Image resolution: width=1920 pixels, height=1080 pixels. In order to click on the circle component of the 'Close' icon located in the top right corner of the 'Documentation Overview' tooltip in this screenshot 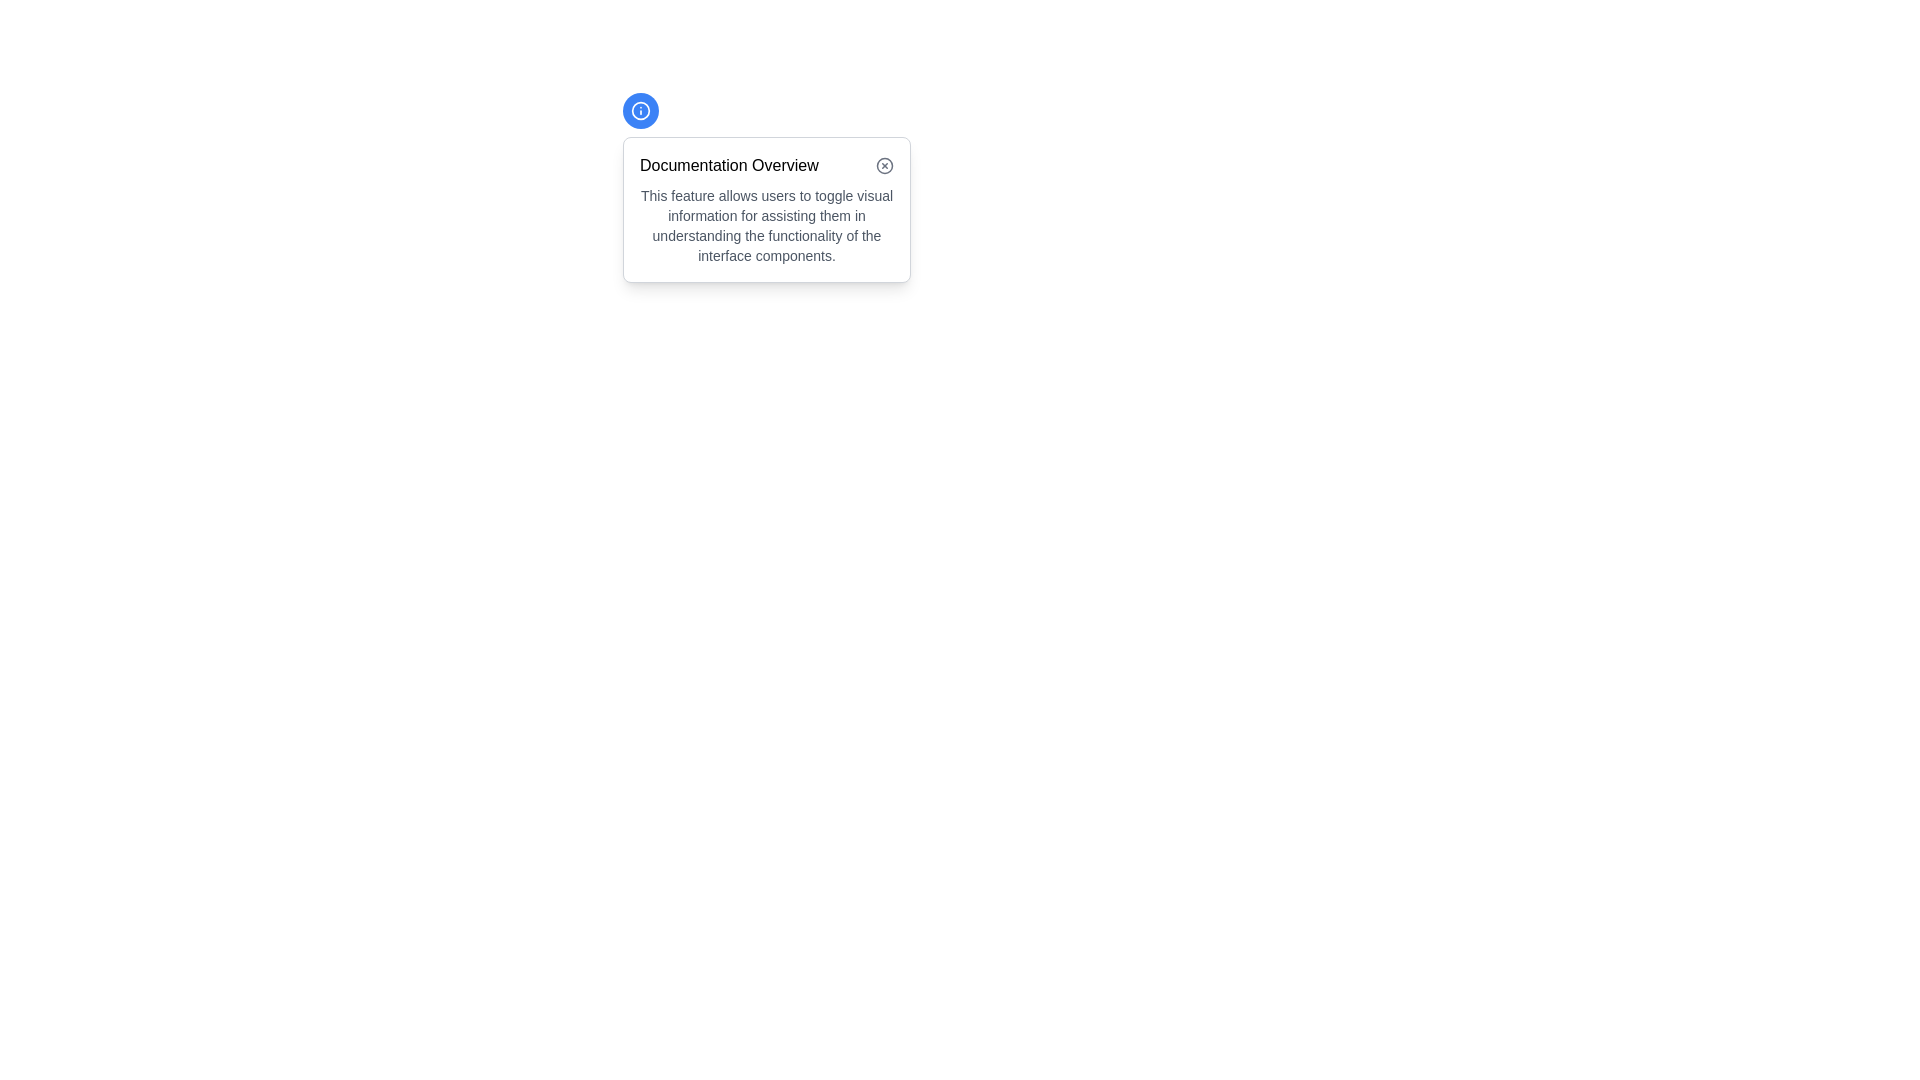, I will do `click(883, 164)`.